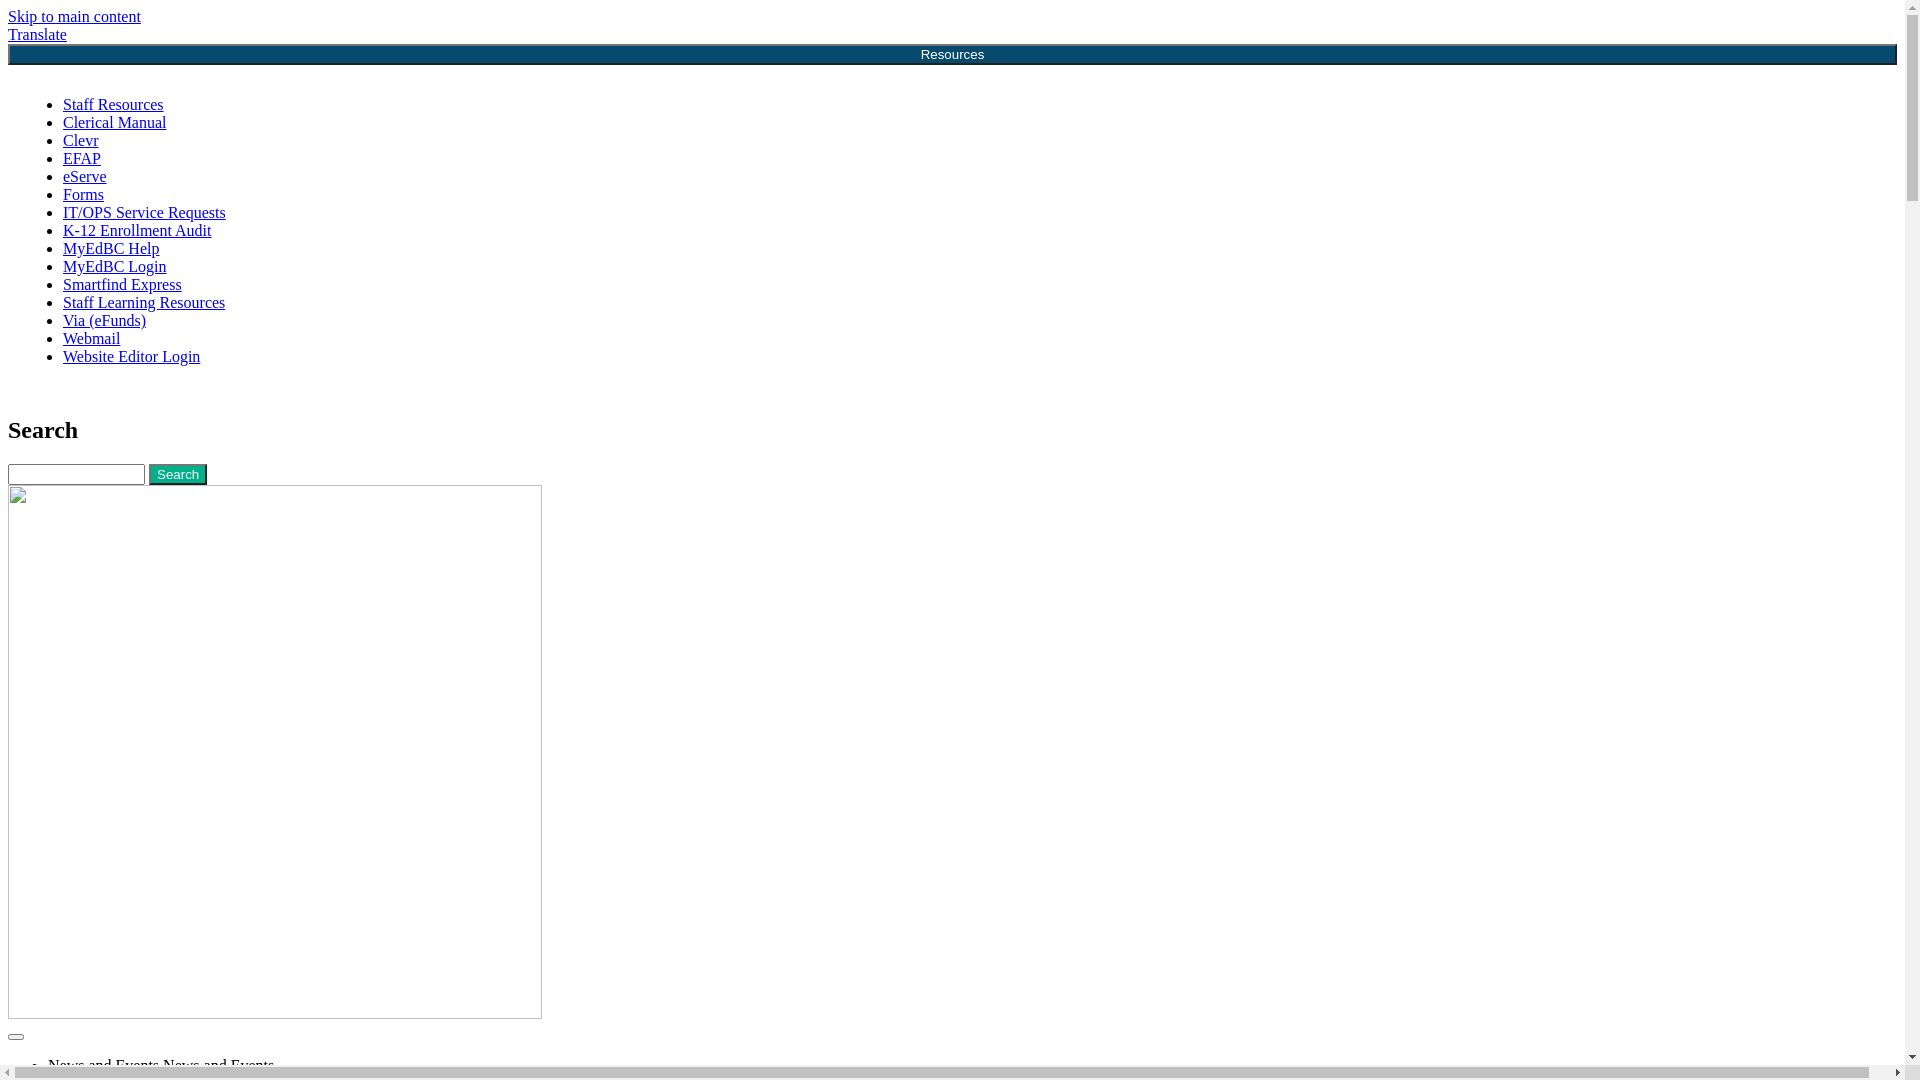 The width and height of the screenshot is (1920, 1080). I want to click on 'Enter the terms you wish to search for.', so click(8, 474).